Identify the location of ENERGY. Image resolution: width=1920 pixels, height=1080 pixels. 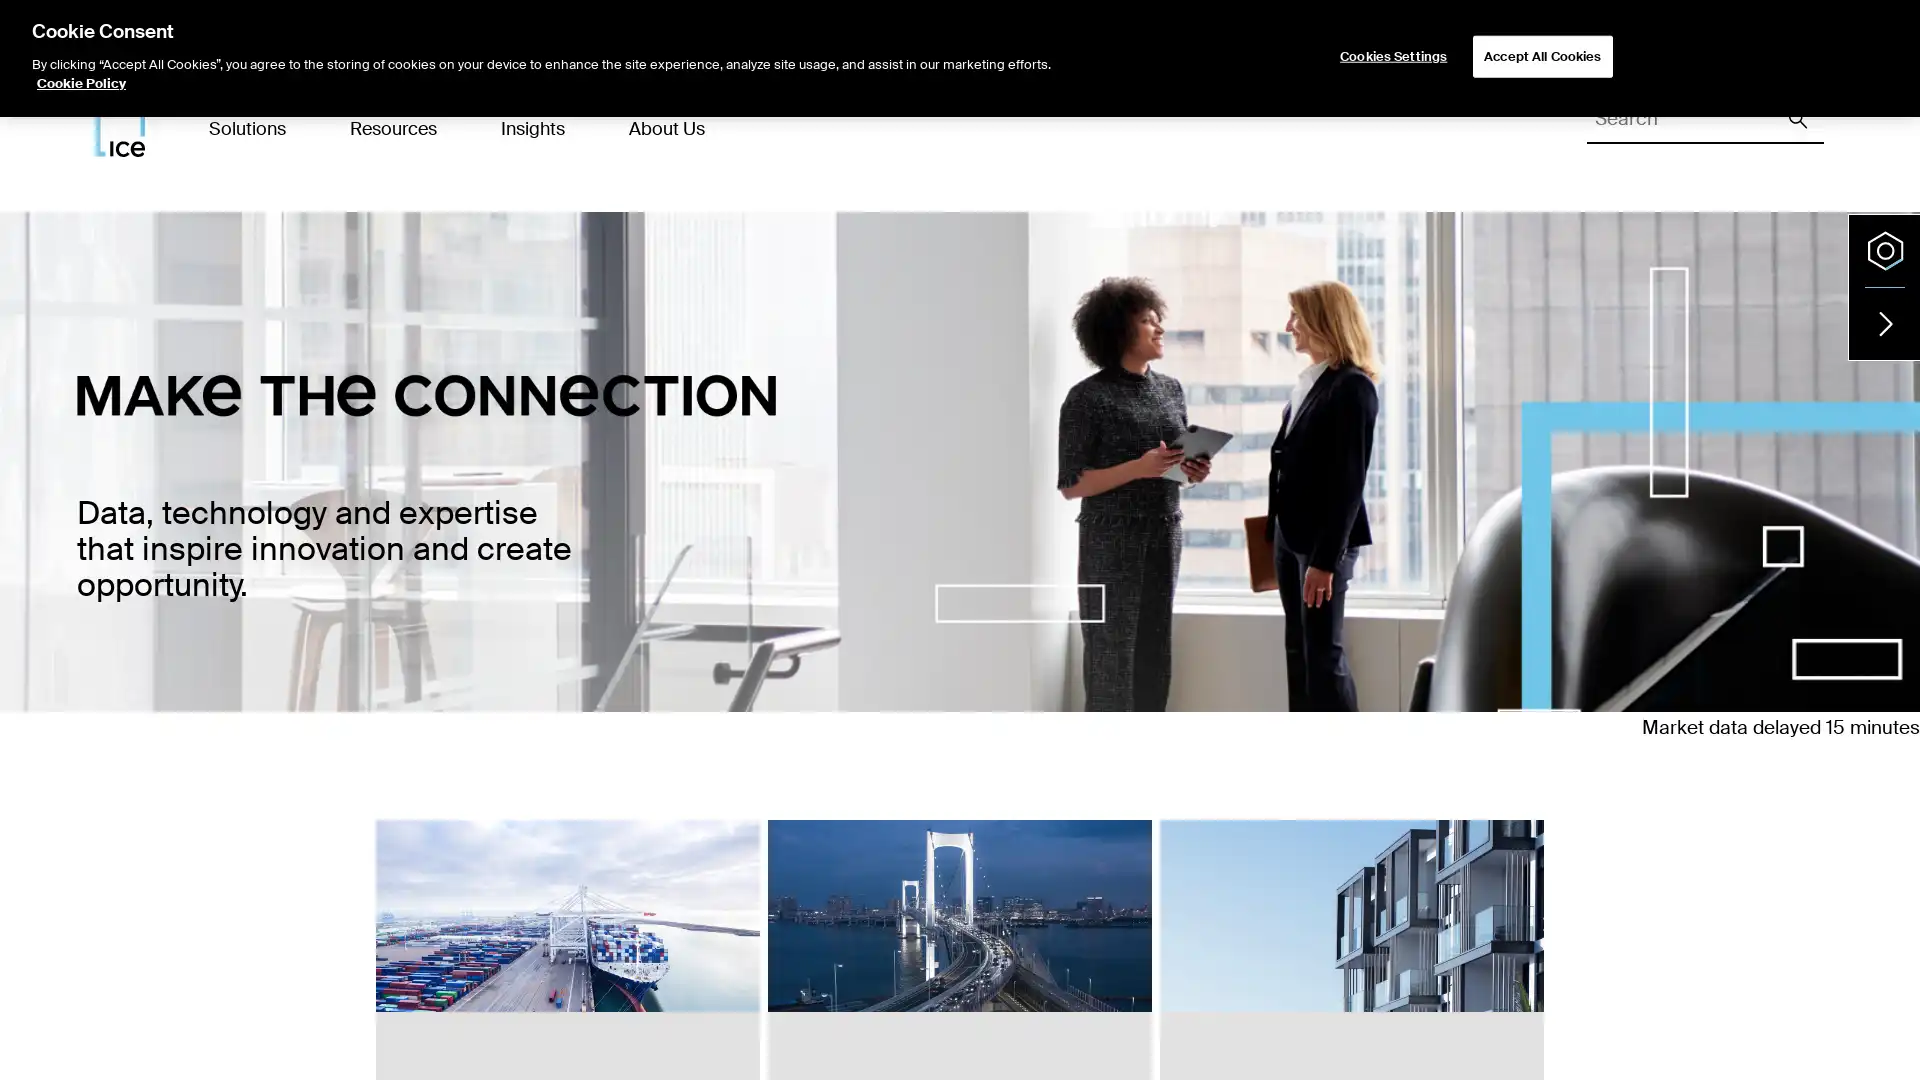
(112, 745).